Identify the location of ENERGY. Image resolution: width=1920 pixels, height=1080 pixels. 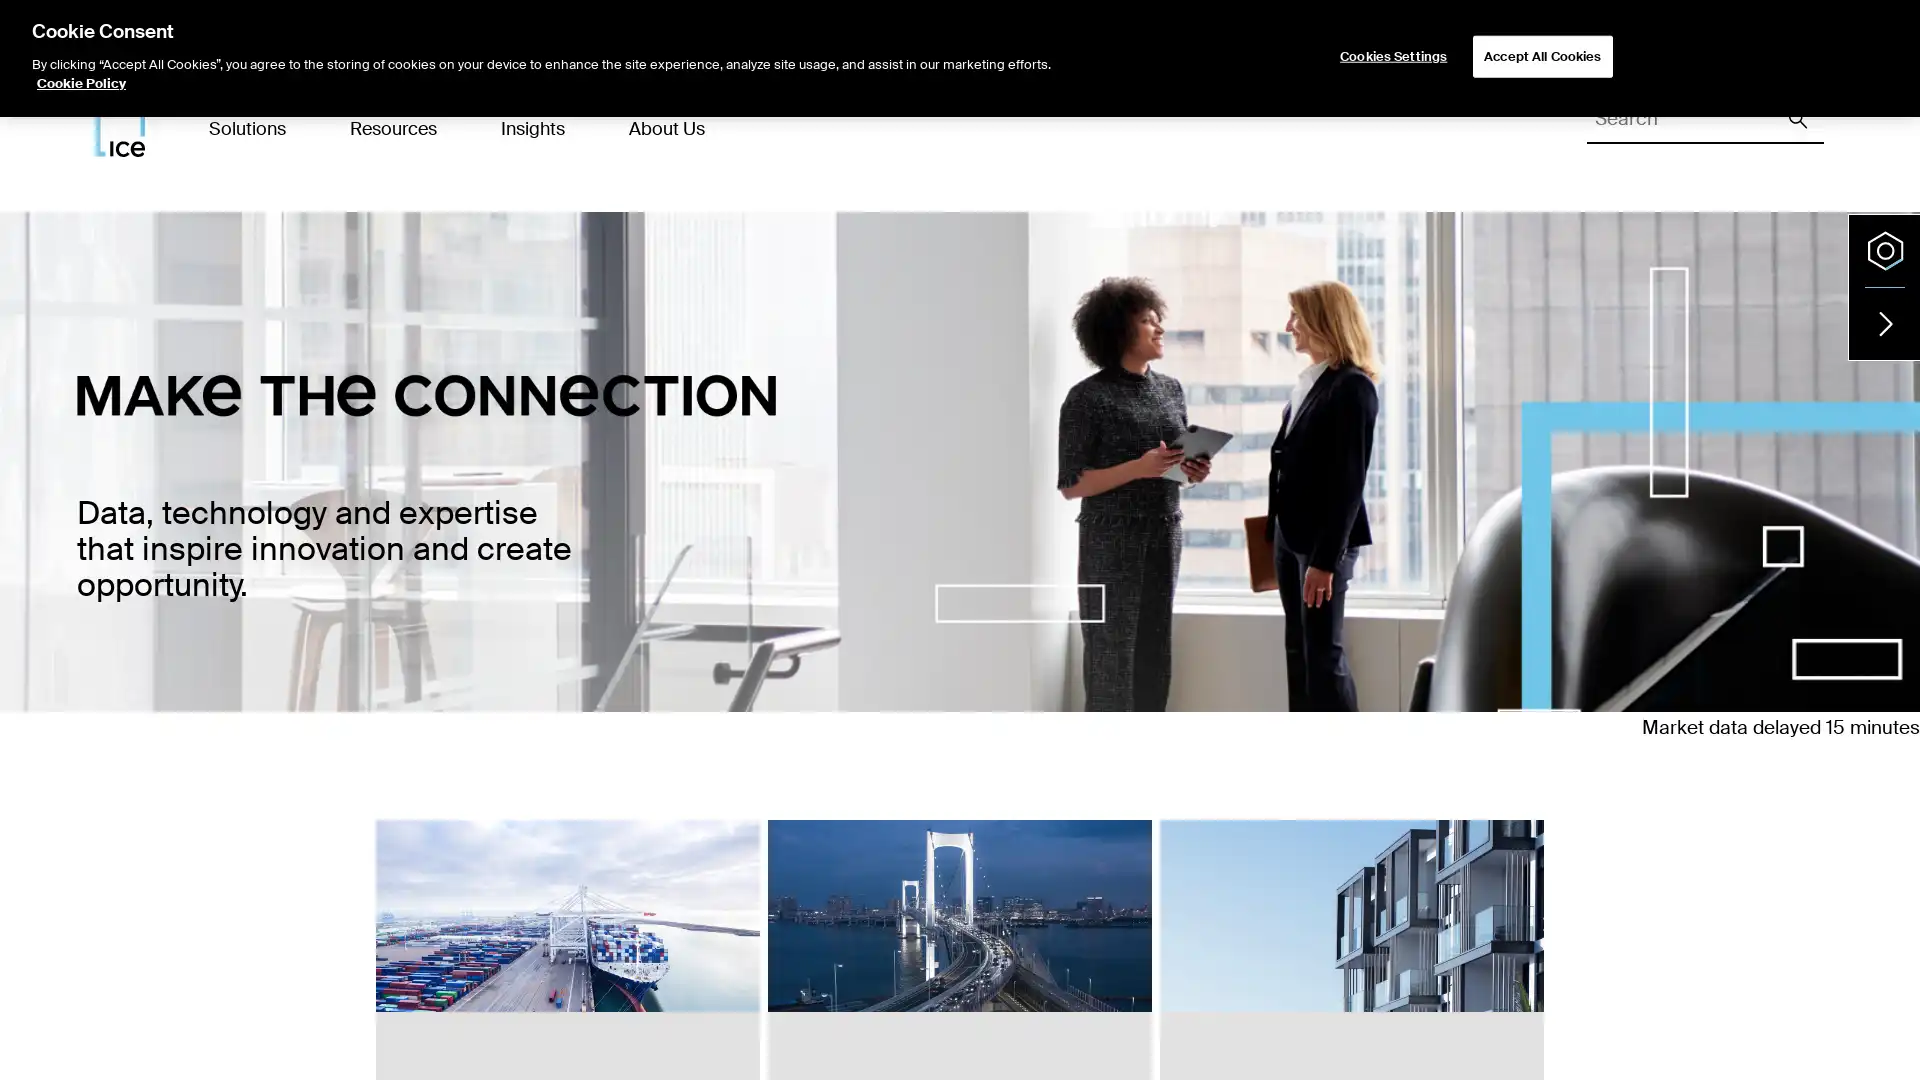
(112, 745).